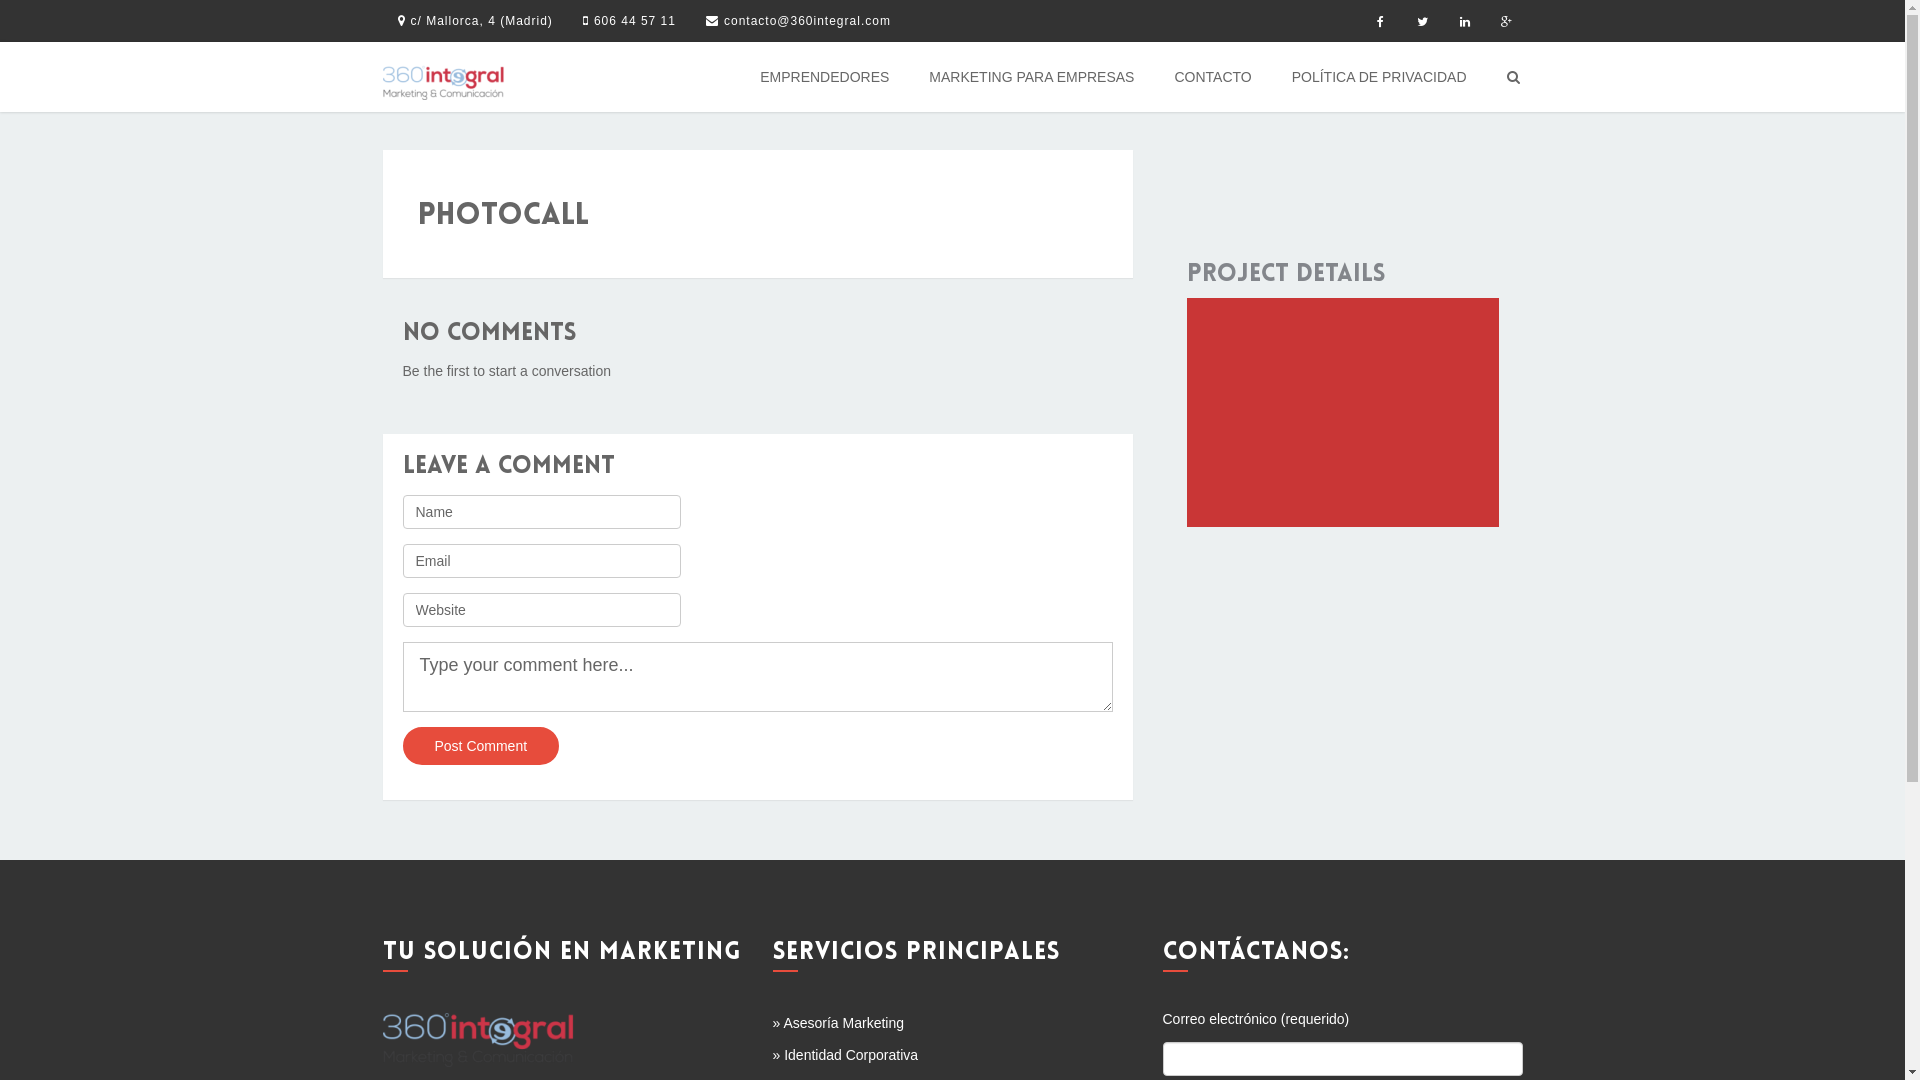  Describe the element at coordinates (480, 745) in the screenshot. I see `'Post Comment'` at that location.